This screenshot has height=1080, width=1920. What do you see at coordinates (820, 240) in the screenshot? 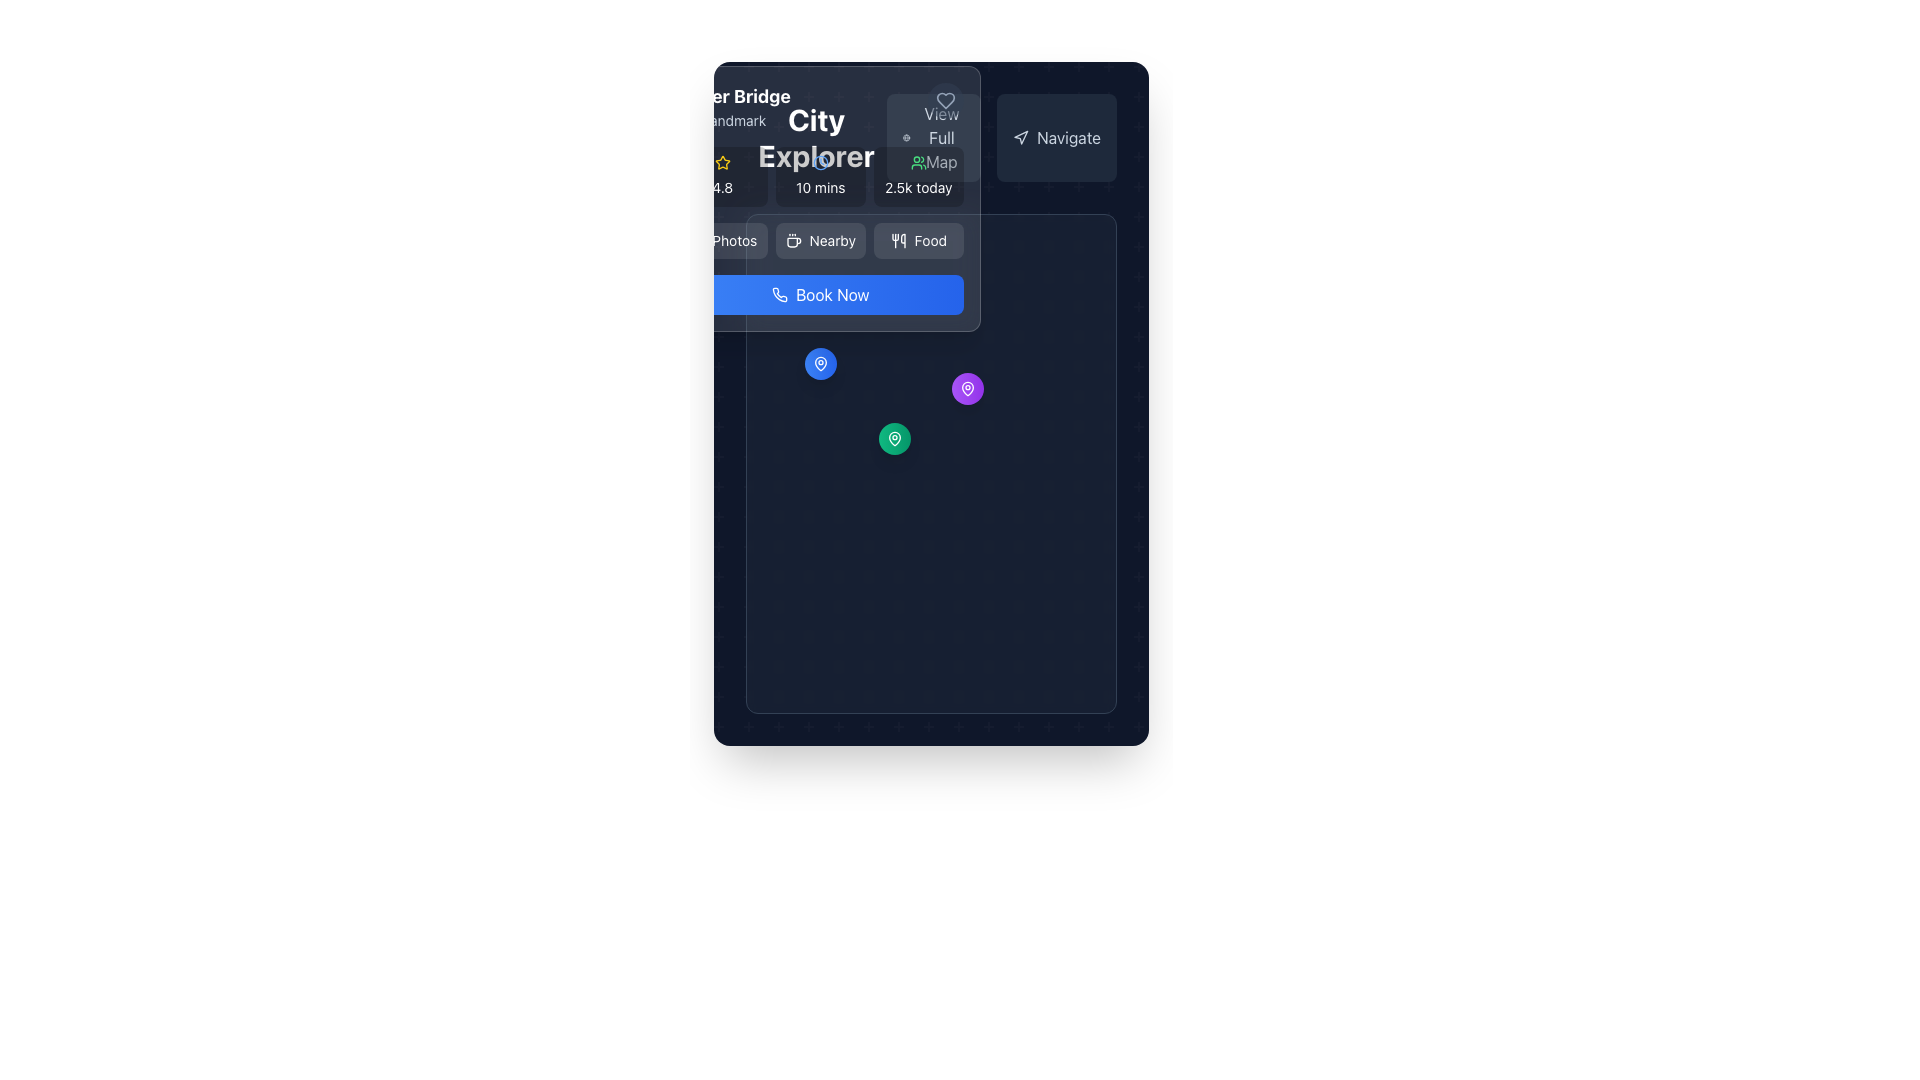
I see `the second button in the horizontal row of three buttons, located between the 'Photos' button and the 'Food' button` at bounding box center [820, 240].